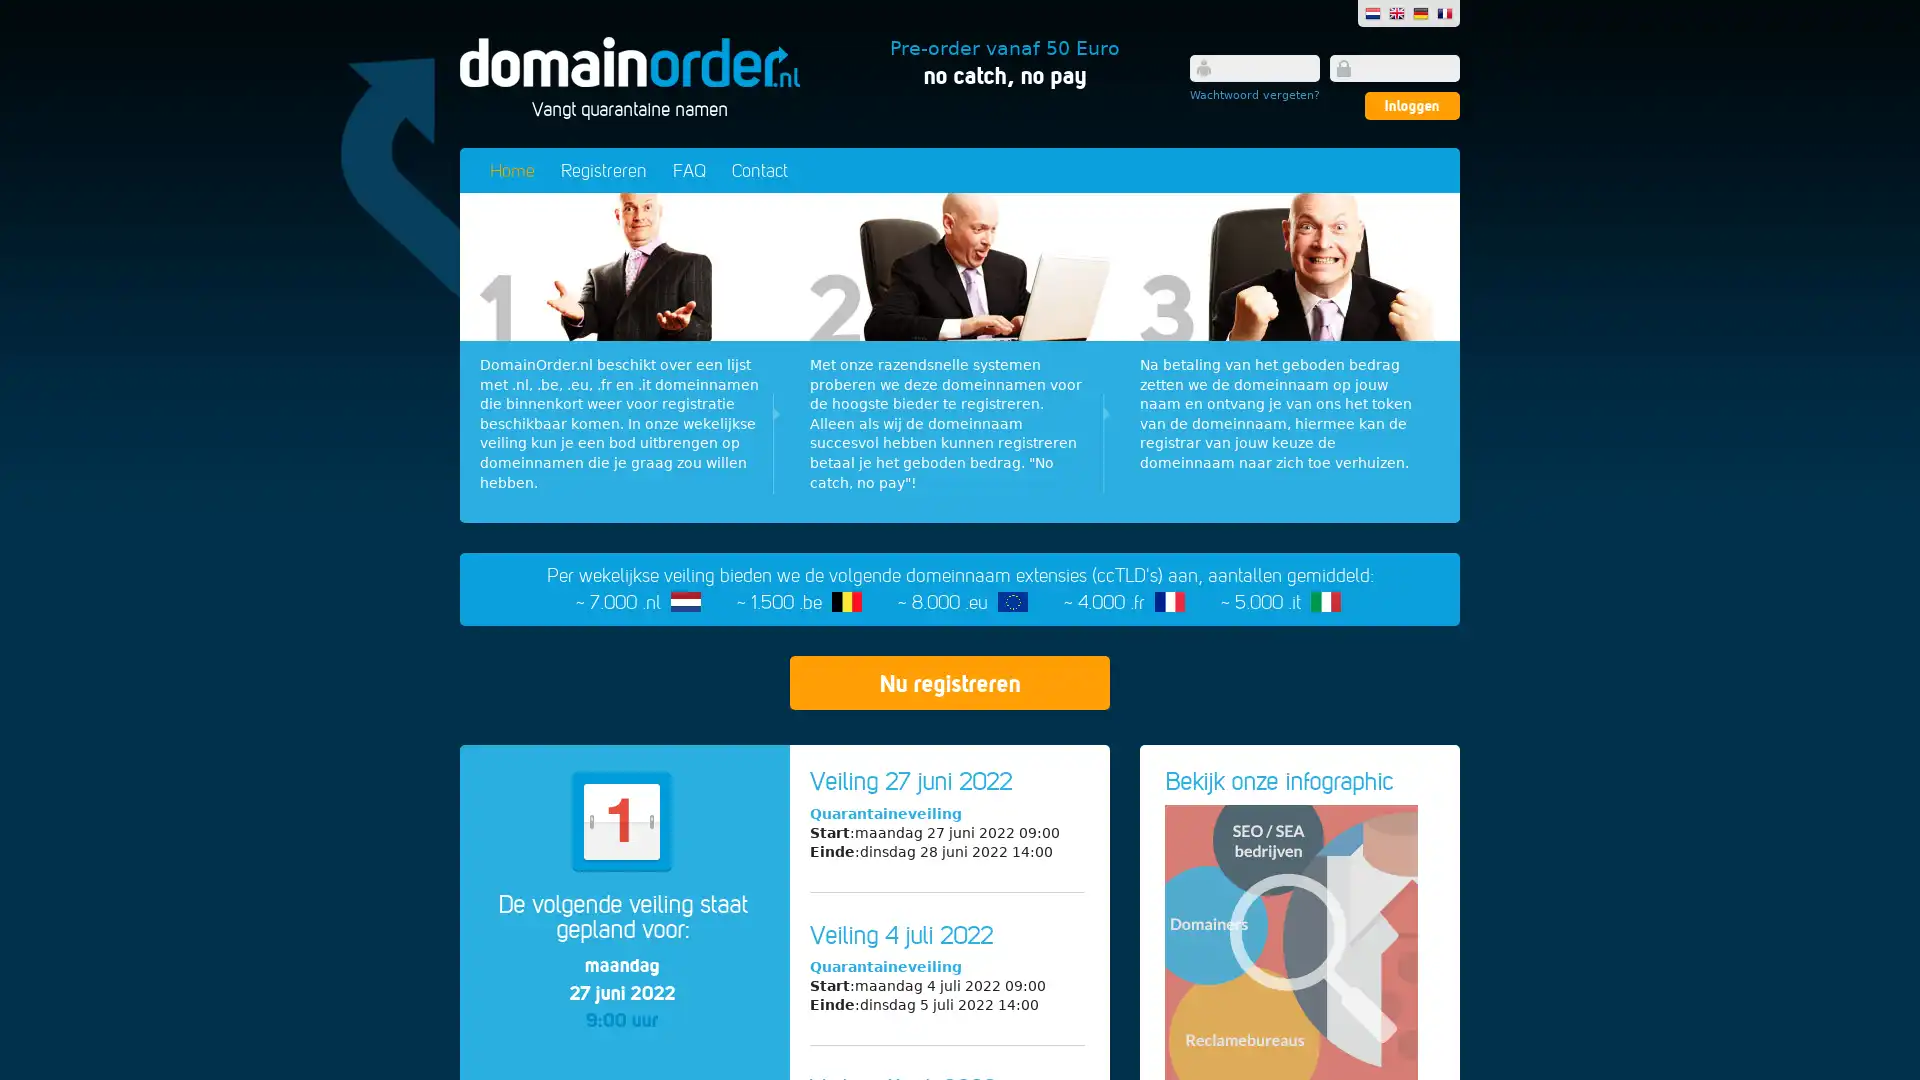 The height and width of the screenshot is (1080, 1920). What do you see at coordinates (1411, 105) in the screenshot?
I see `Inloggen` at bounding box center [1411, 105].